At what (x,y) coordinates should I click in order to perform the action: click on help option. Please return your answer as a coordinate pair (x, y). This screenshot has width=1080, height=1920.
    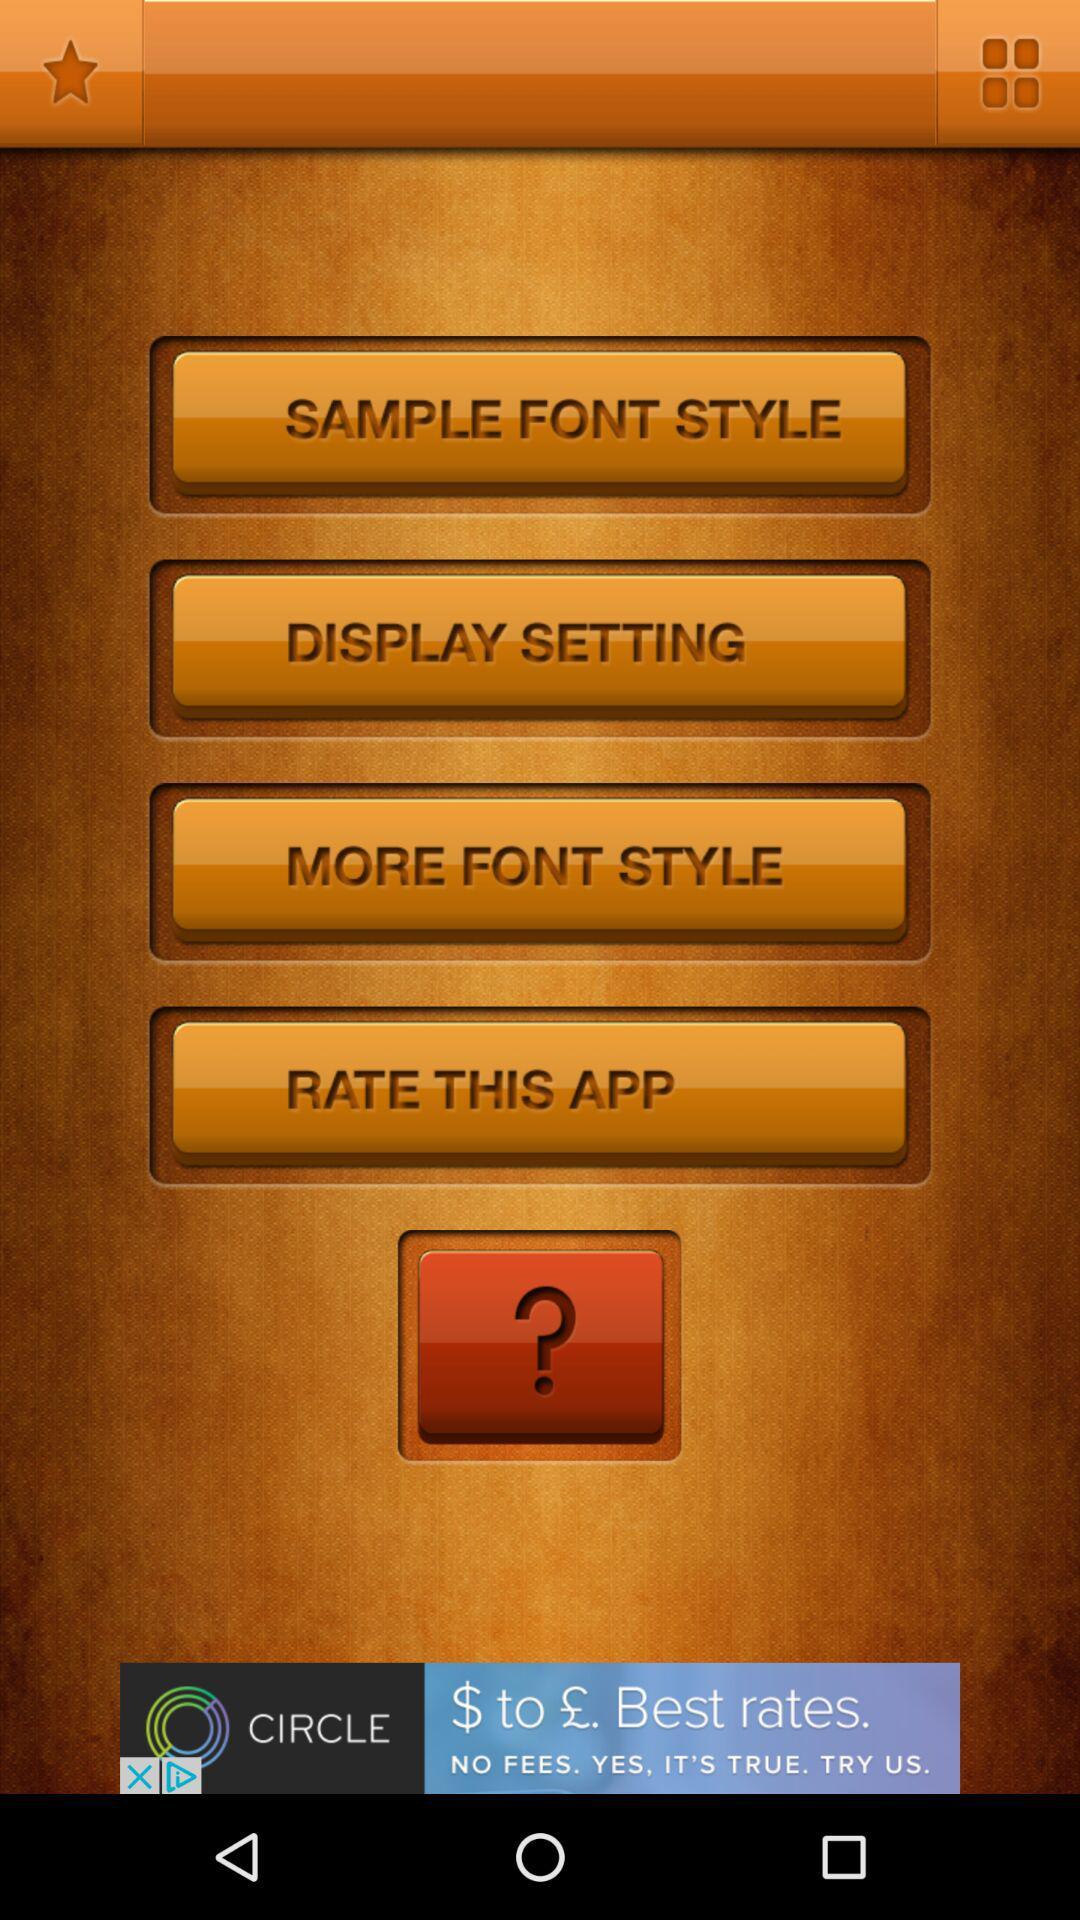
    Looking at the image, I should click on (538, 1348).